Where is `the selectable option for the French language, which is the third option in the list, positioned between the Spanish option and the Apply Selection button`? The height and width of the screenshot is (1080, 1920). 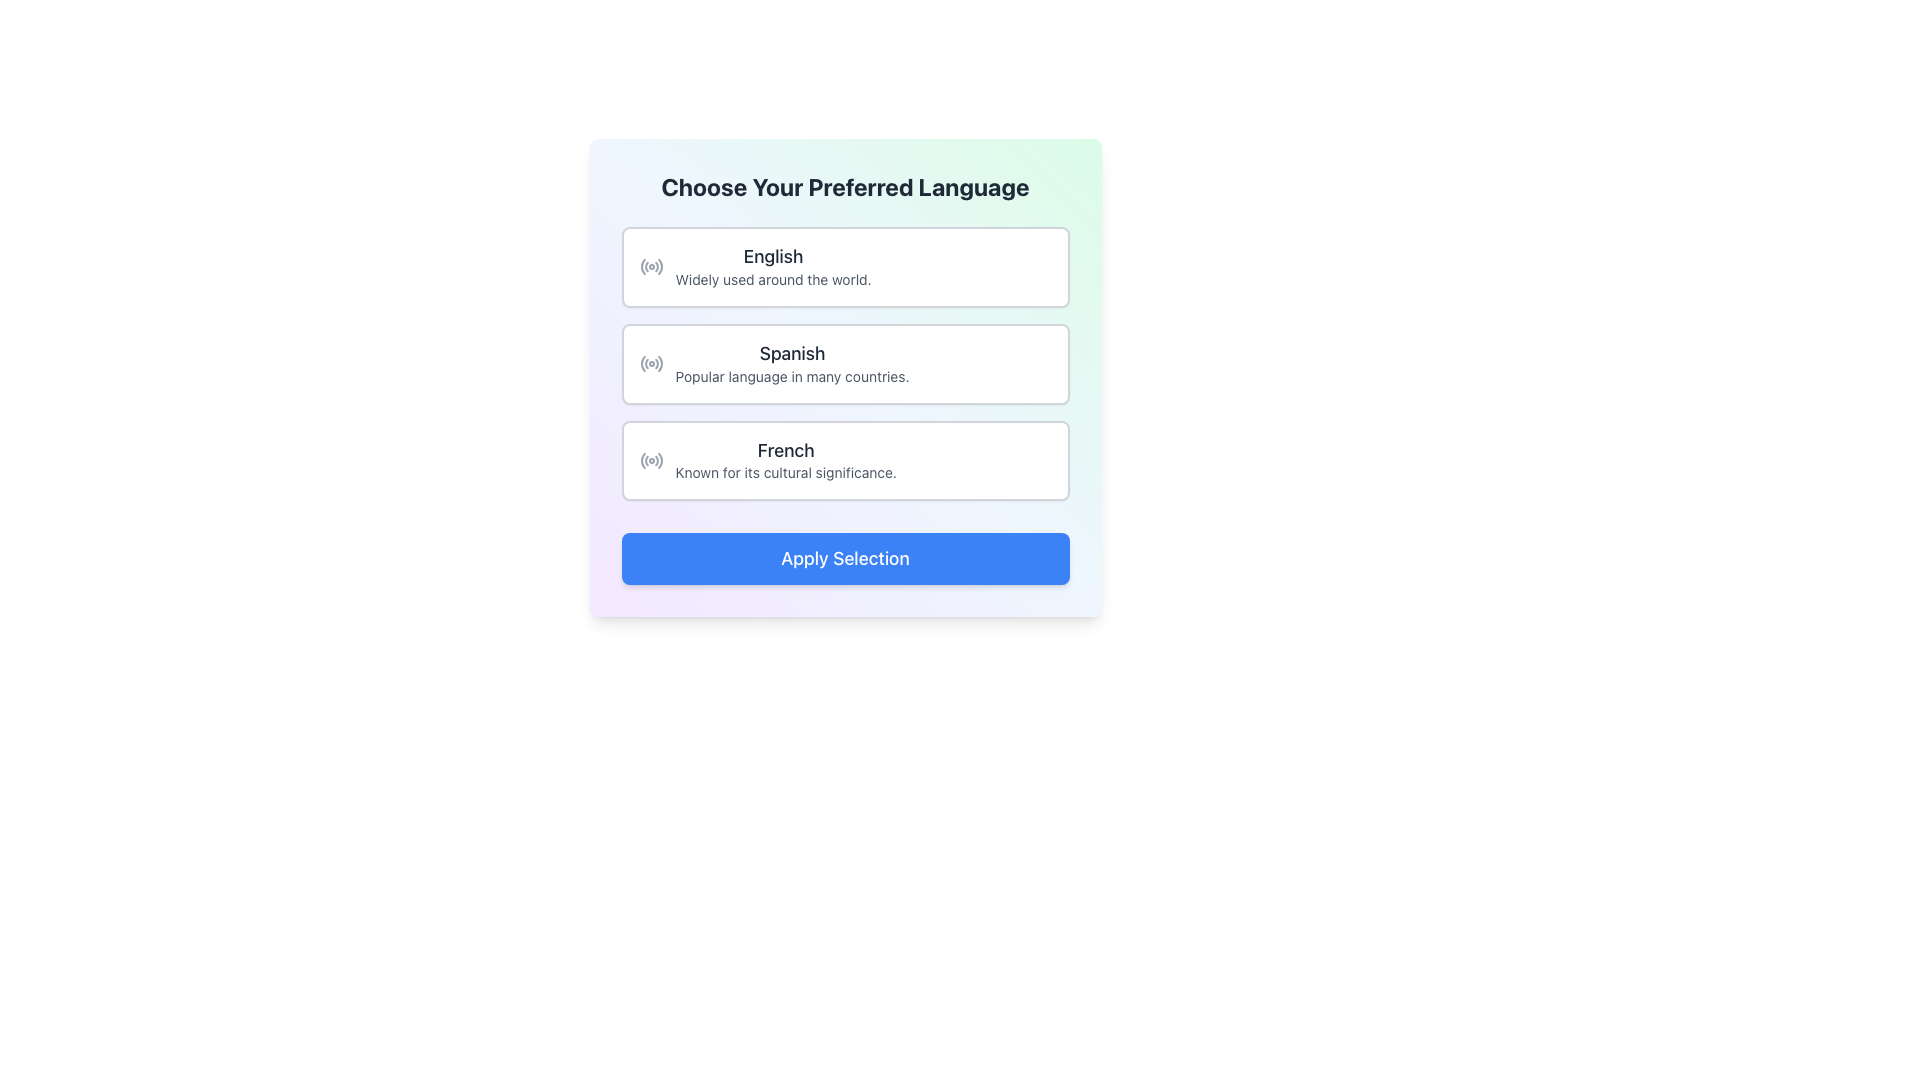
the selectable option for the French language, which is the third option in the list, positioned between the Spanish option and the Apply Selection button is located at coordinates (767, 460).